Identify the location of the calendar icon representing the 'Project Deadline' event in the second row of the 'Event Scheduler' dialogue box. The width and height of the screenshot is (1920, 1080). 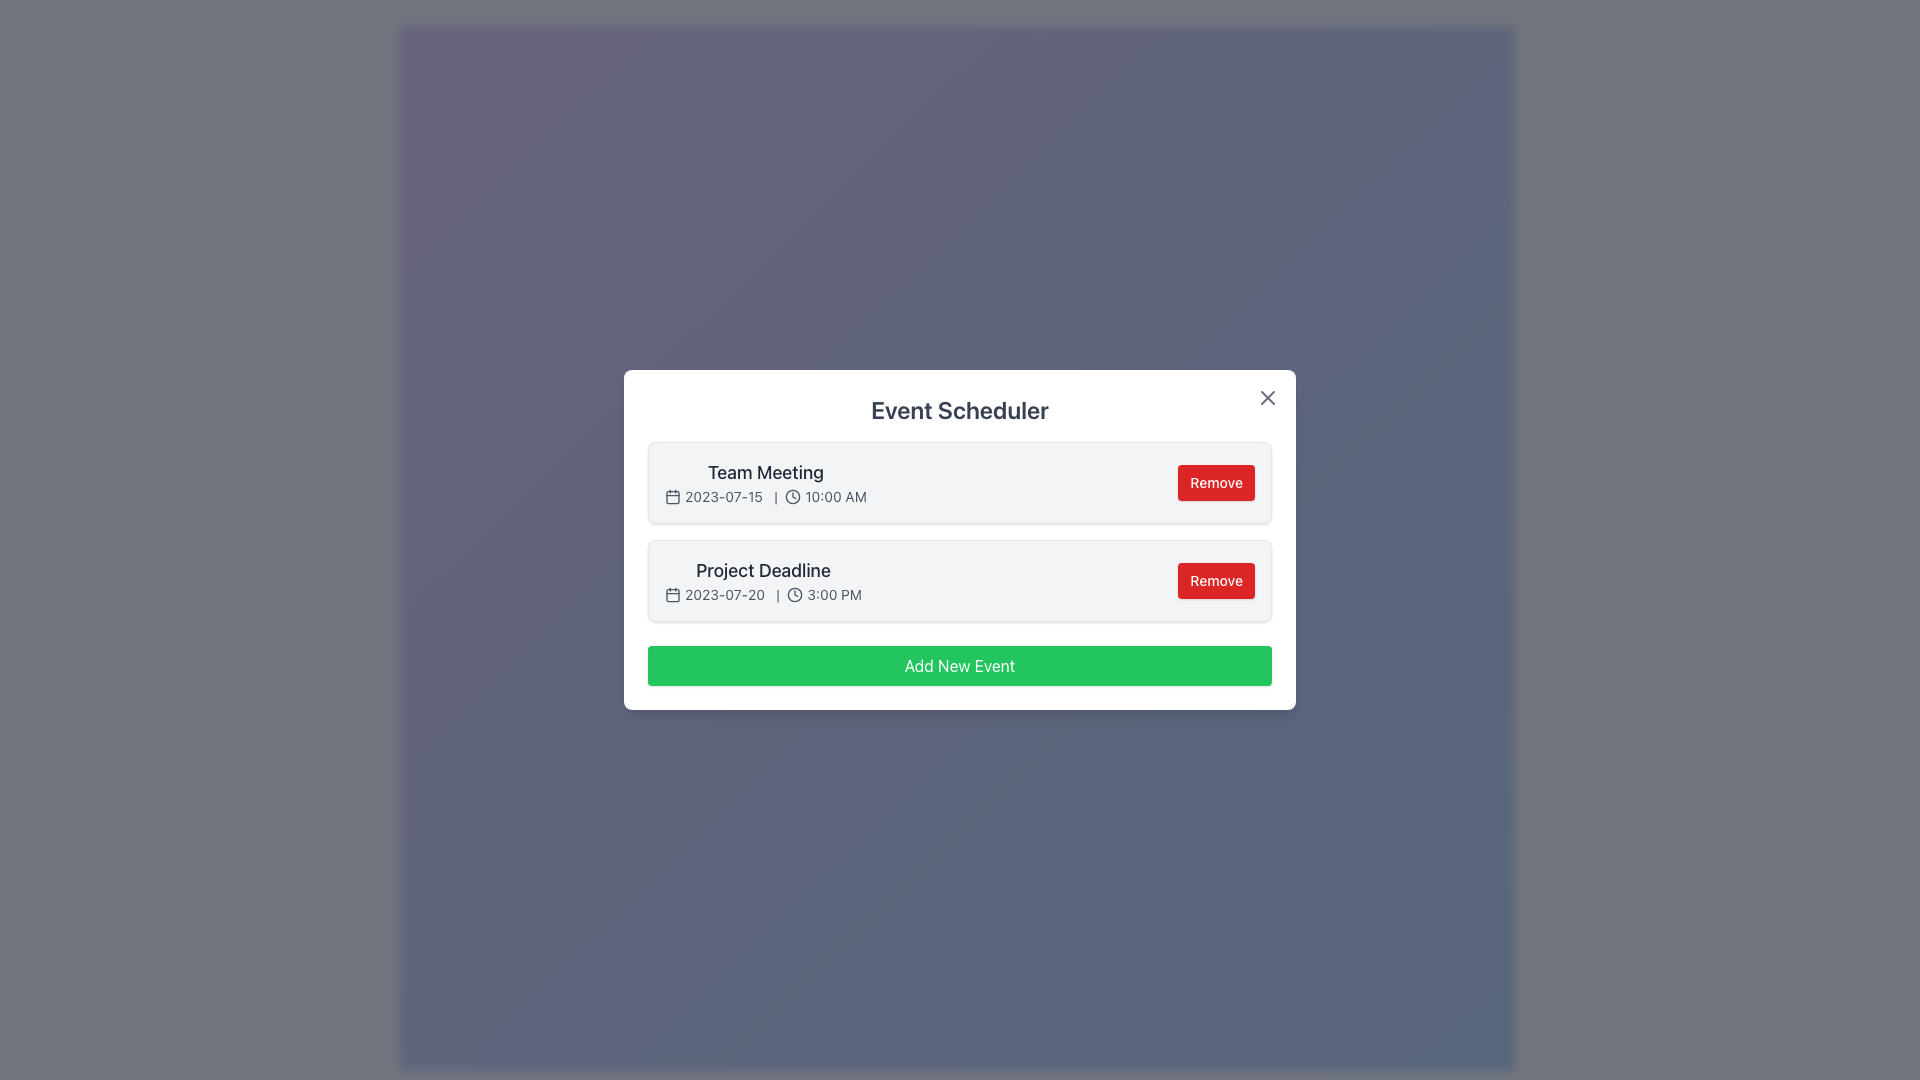
(672, 593).